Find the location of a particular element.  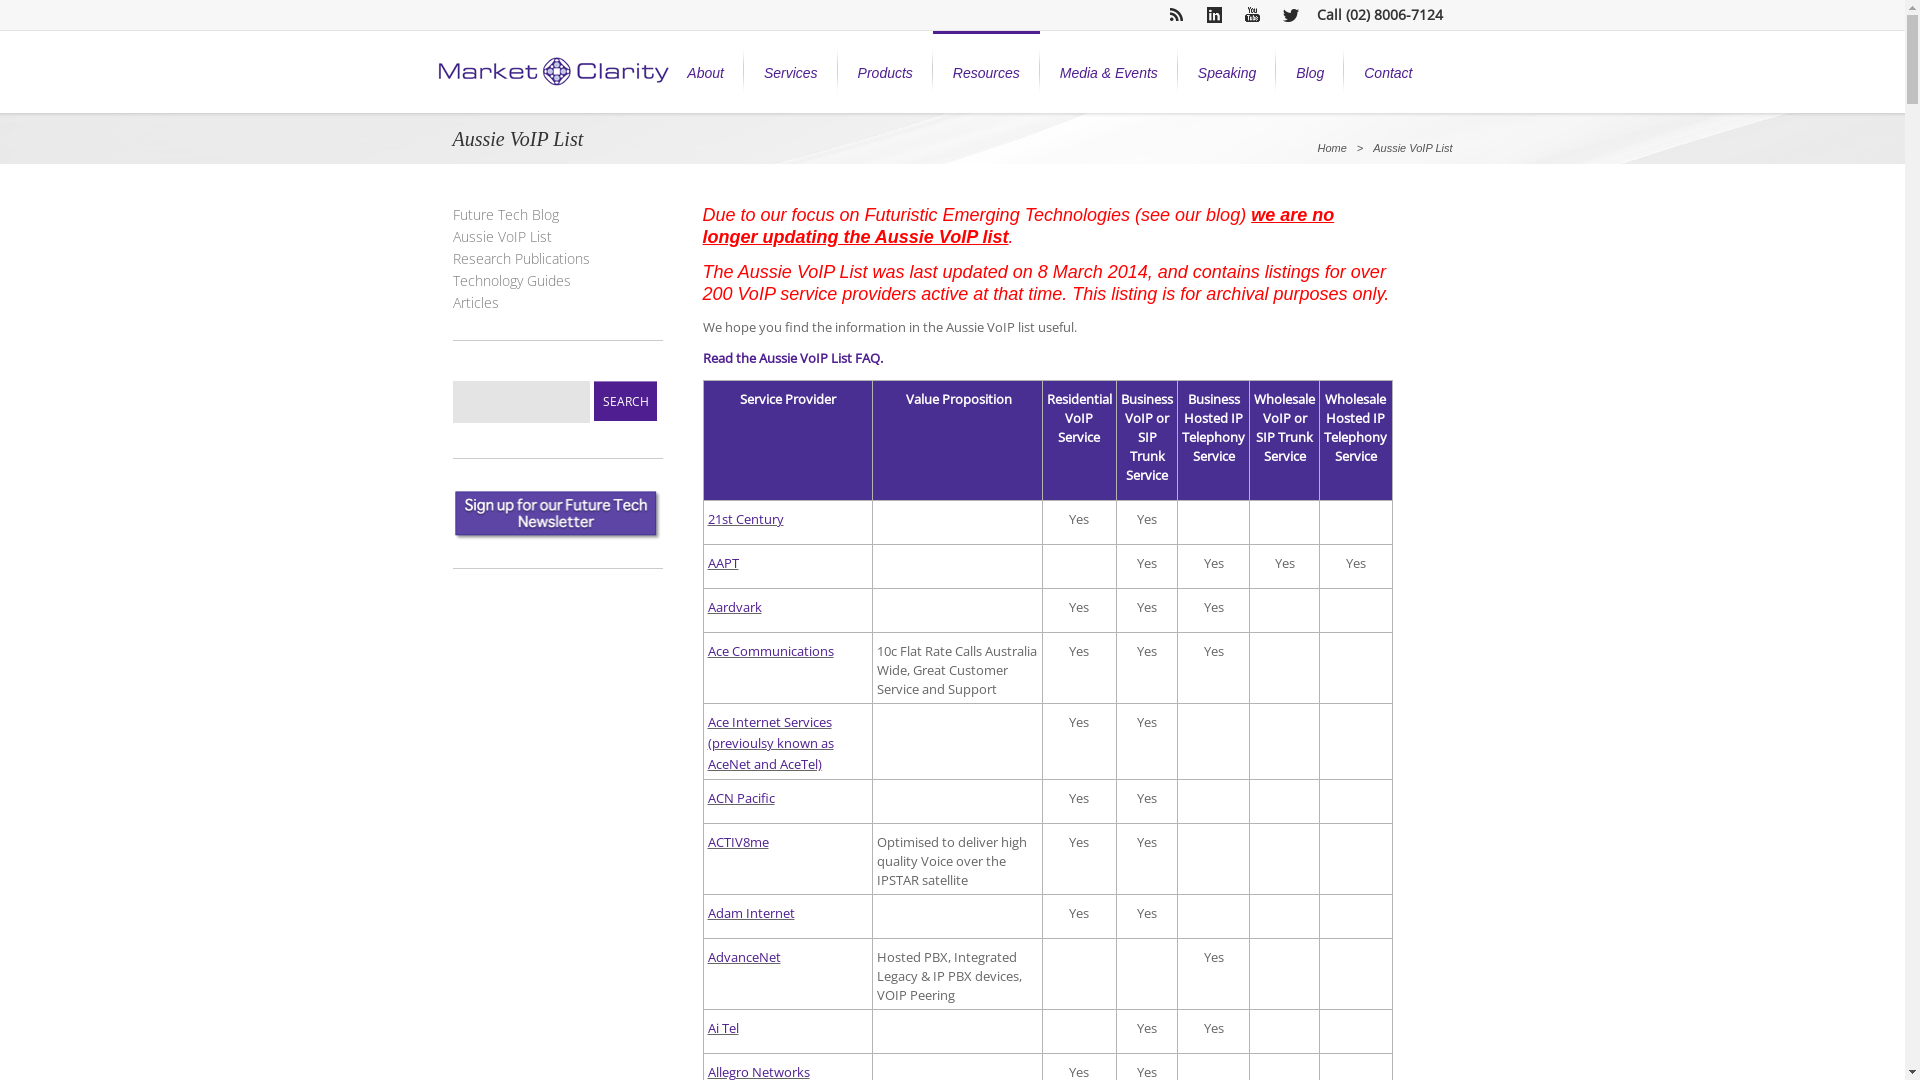

'YouTube' is located at coordinates (1251, 15).